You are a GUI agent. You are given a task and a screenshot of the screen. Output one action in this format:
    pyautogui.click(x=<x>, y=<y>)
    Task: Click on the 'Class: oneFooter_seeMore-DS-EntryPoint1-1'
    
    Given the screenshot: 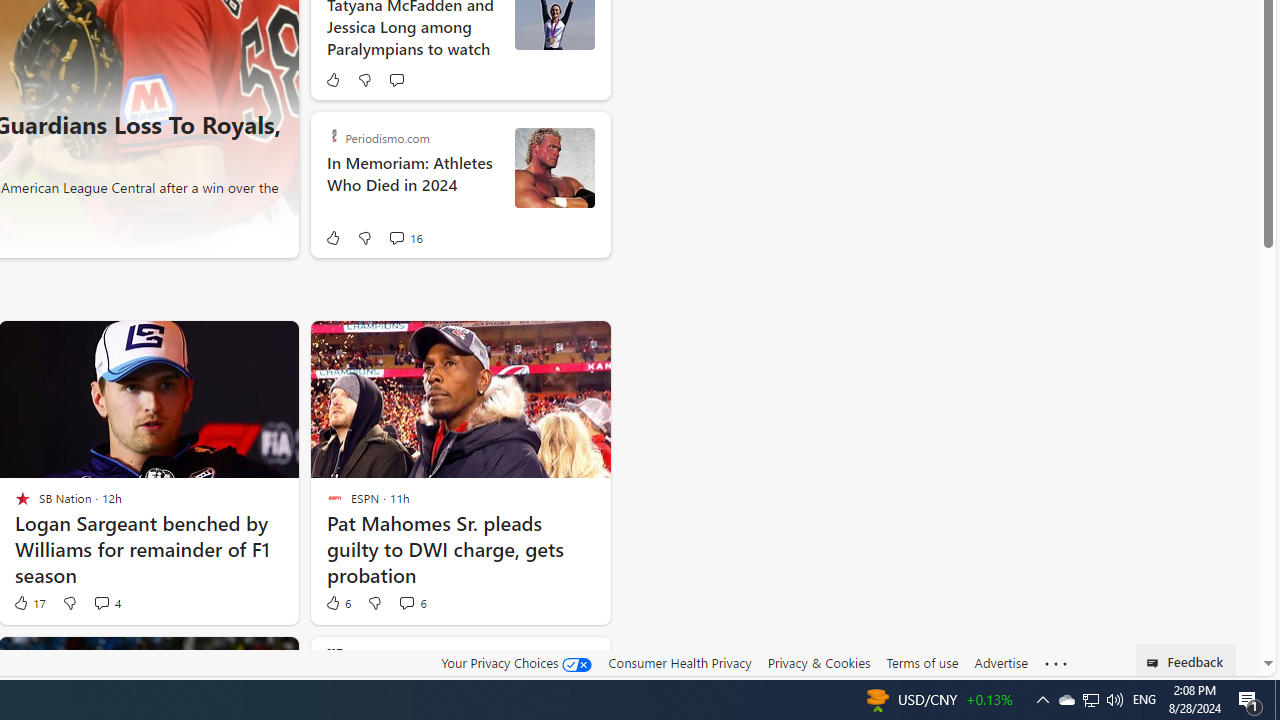 What is the action you would take?
    pyautogui.click(x=1055, y=663)
    